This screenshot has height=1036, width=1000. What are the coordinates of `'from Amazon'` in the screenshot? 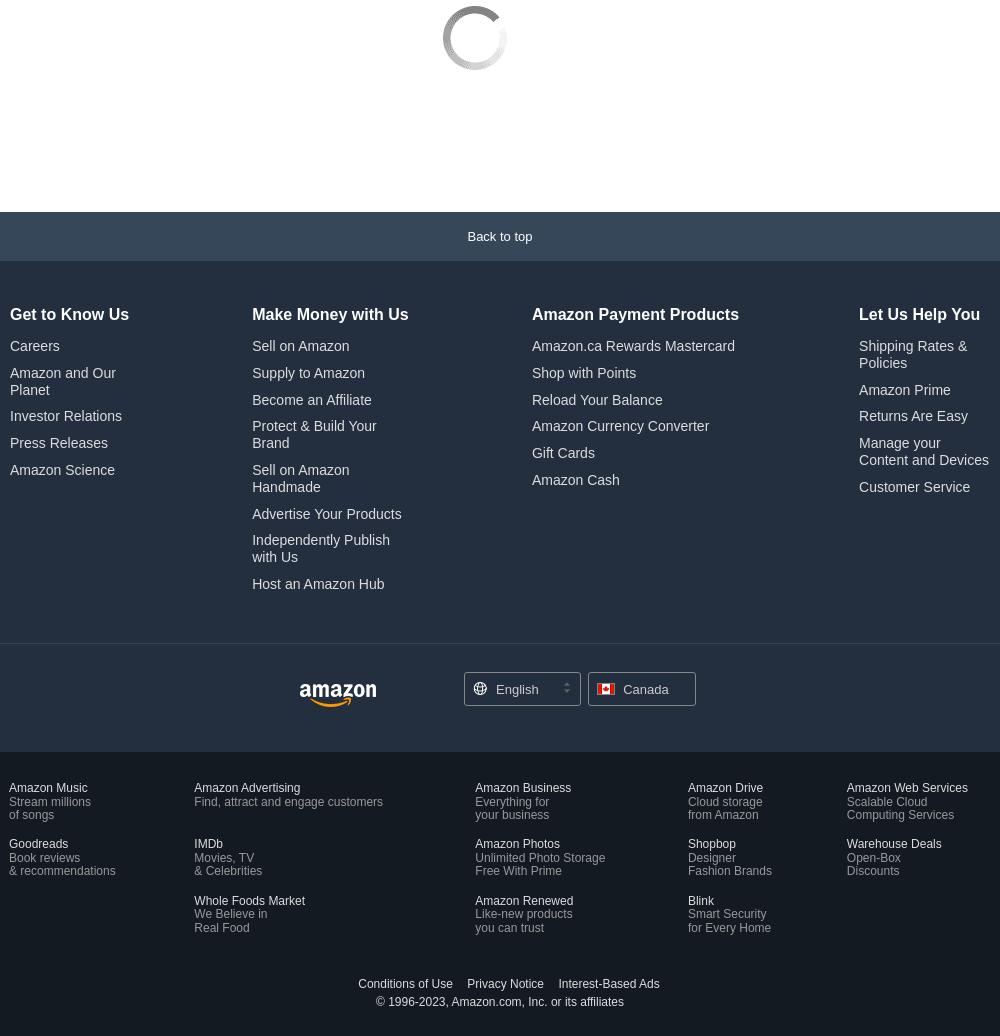 It's located at (721, 680).